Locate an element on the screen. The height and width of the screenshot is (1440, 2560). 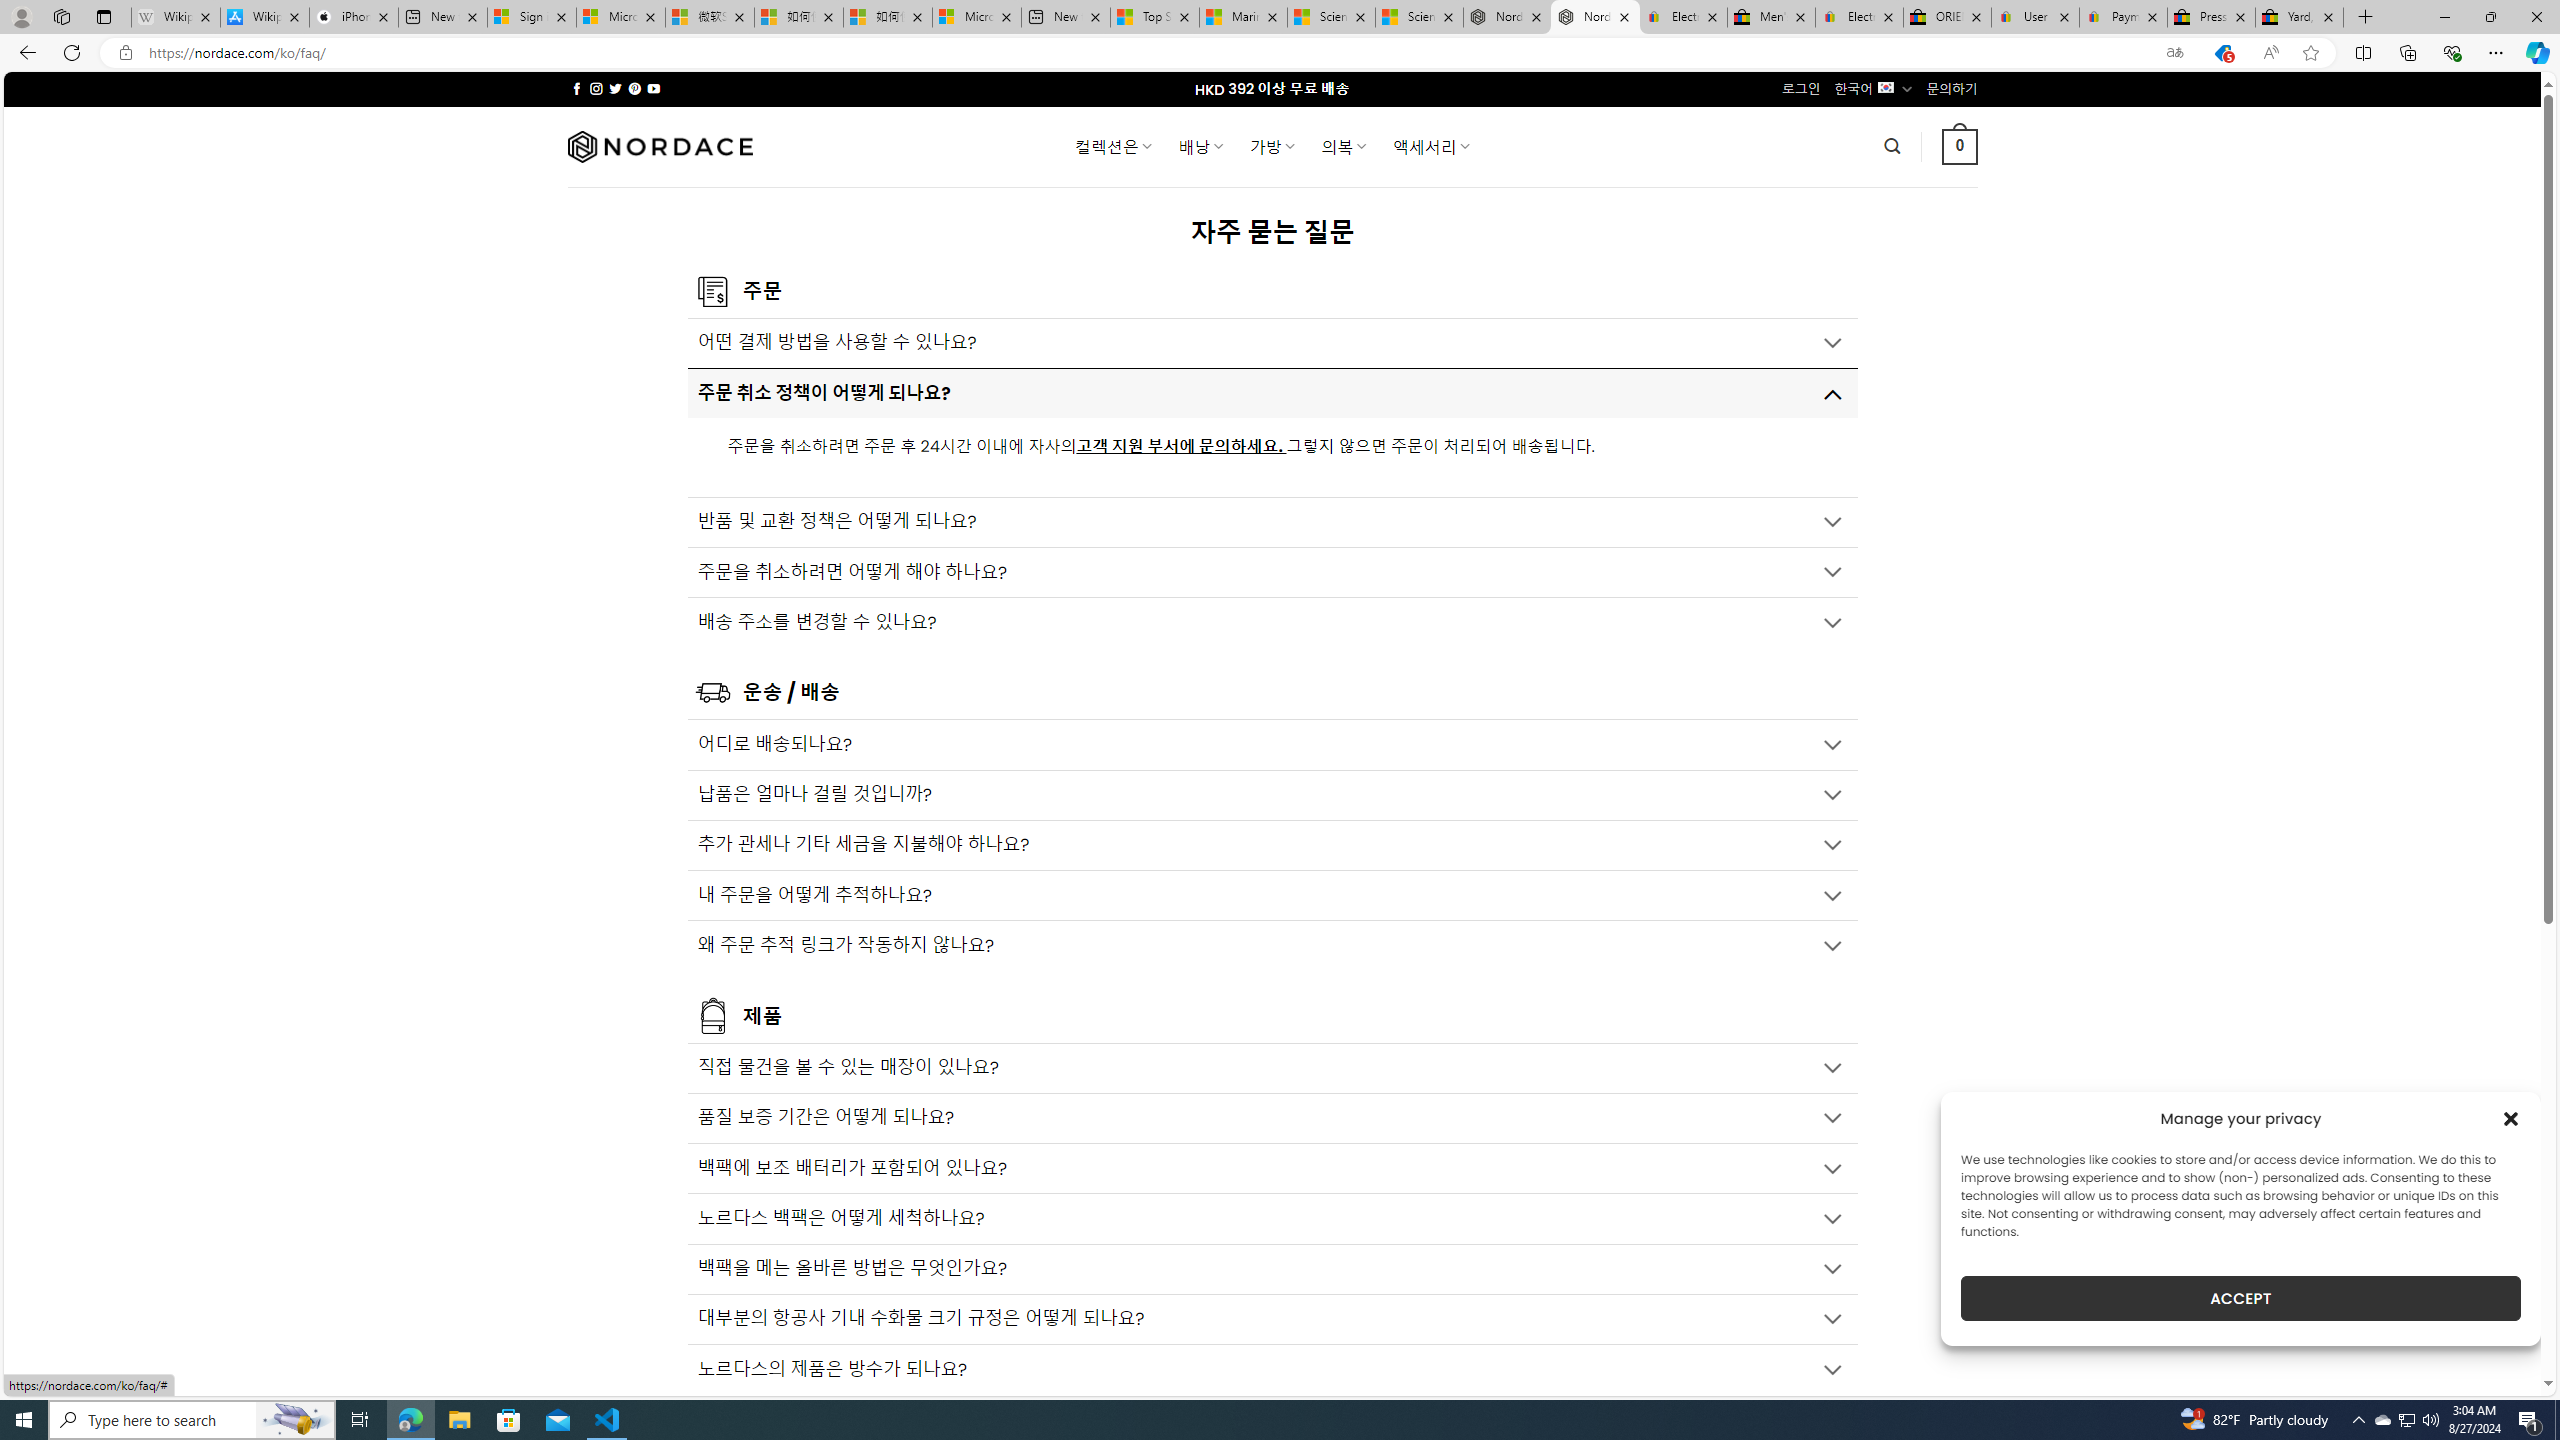
'Marine life - MSN' is located at coordinates (1242, 16).